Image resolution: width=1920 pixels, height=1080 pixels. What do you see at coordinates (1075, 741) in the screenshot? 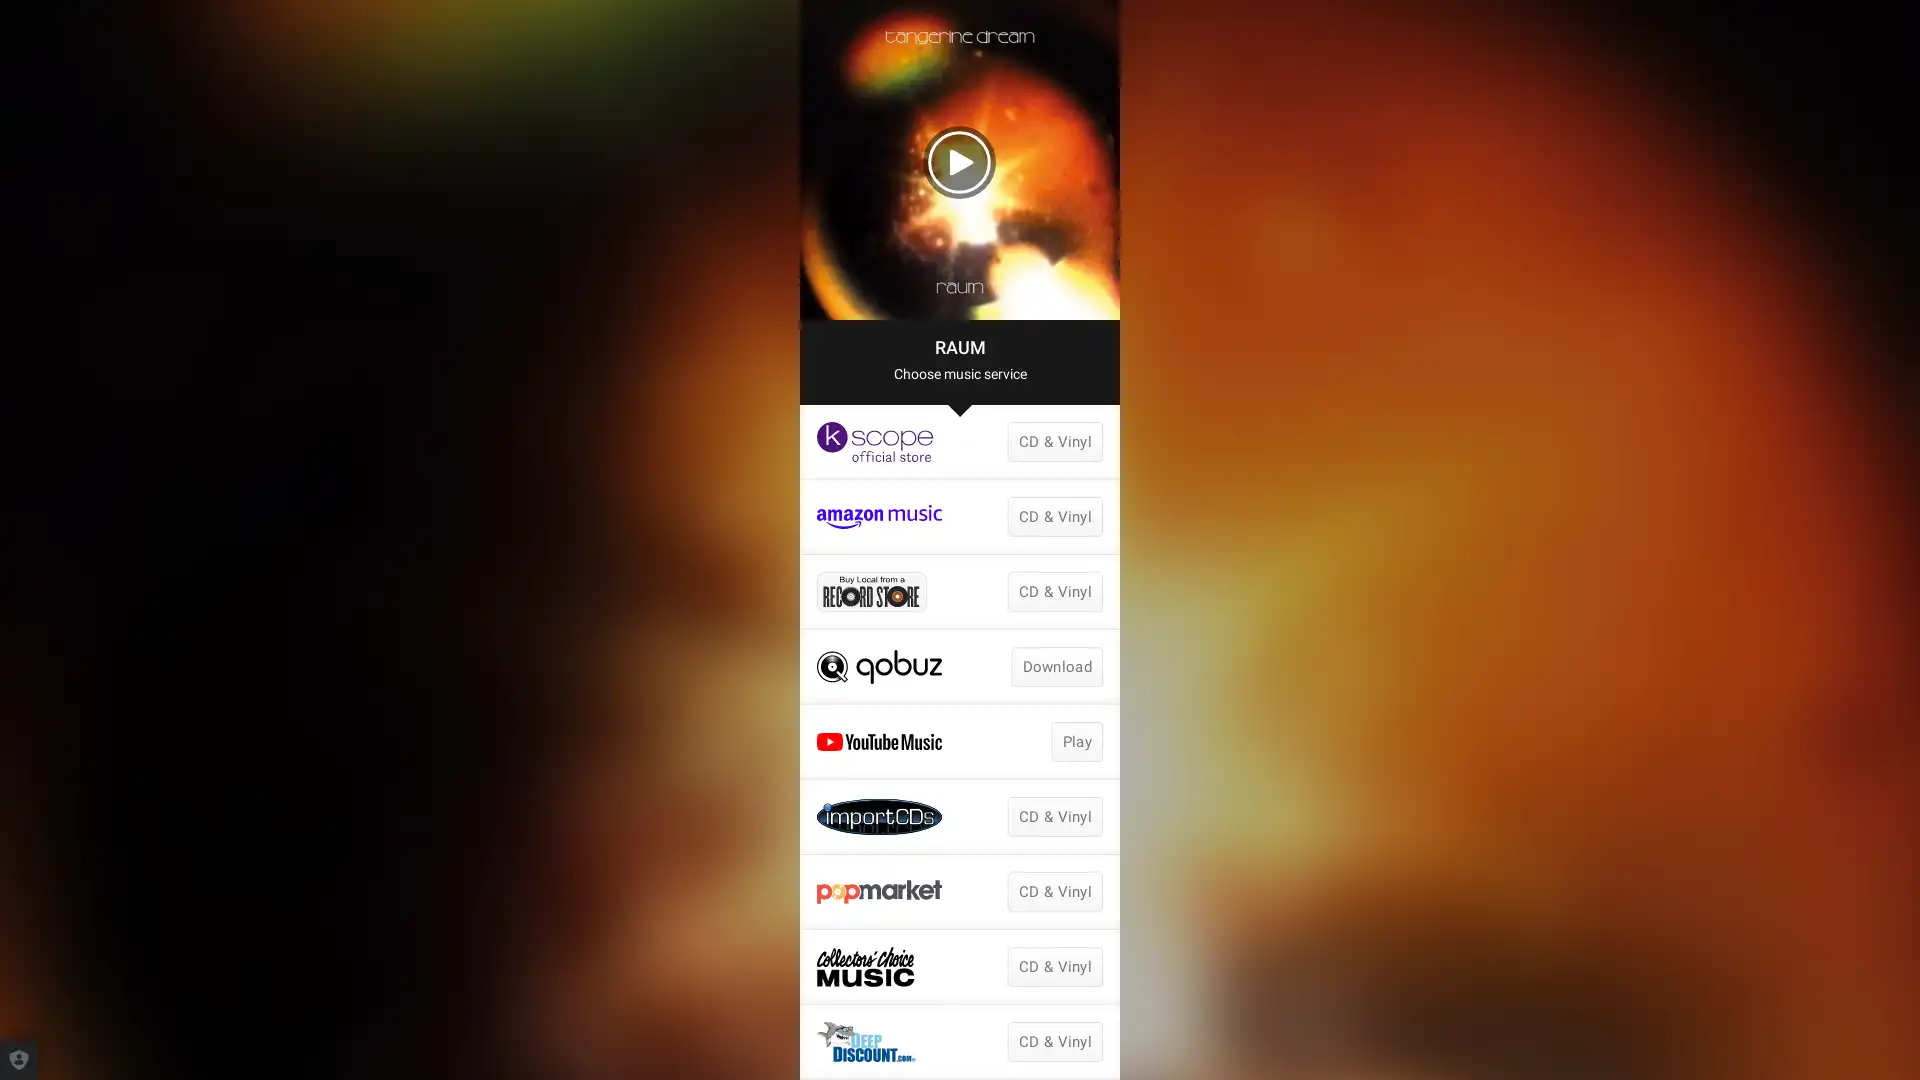
I see `Play` at bounding box center [1075, 741].